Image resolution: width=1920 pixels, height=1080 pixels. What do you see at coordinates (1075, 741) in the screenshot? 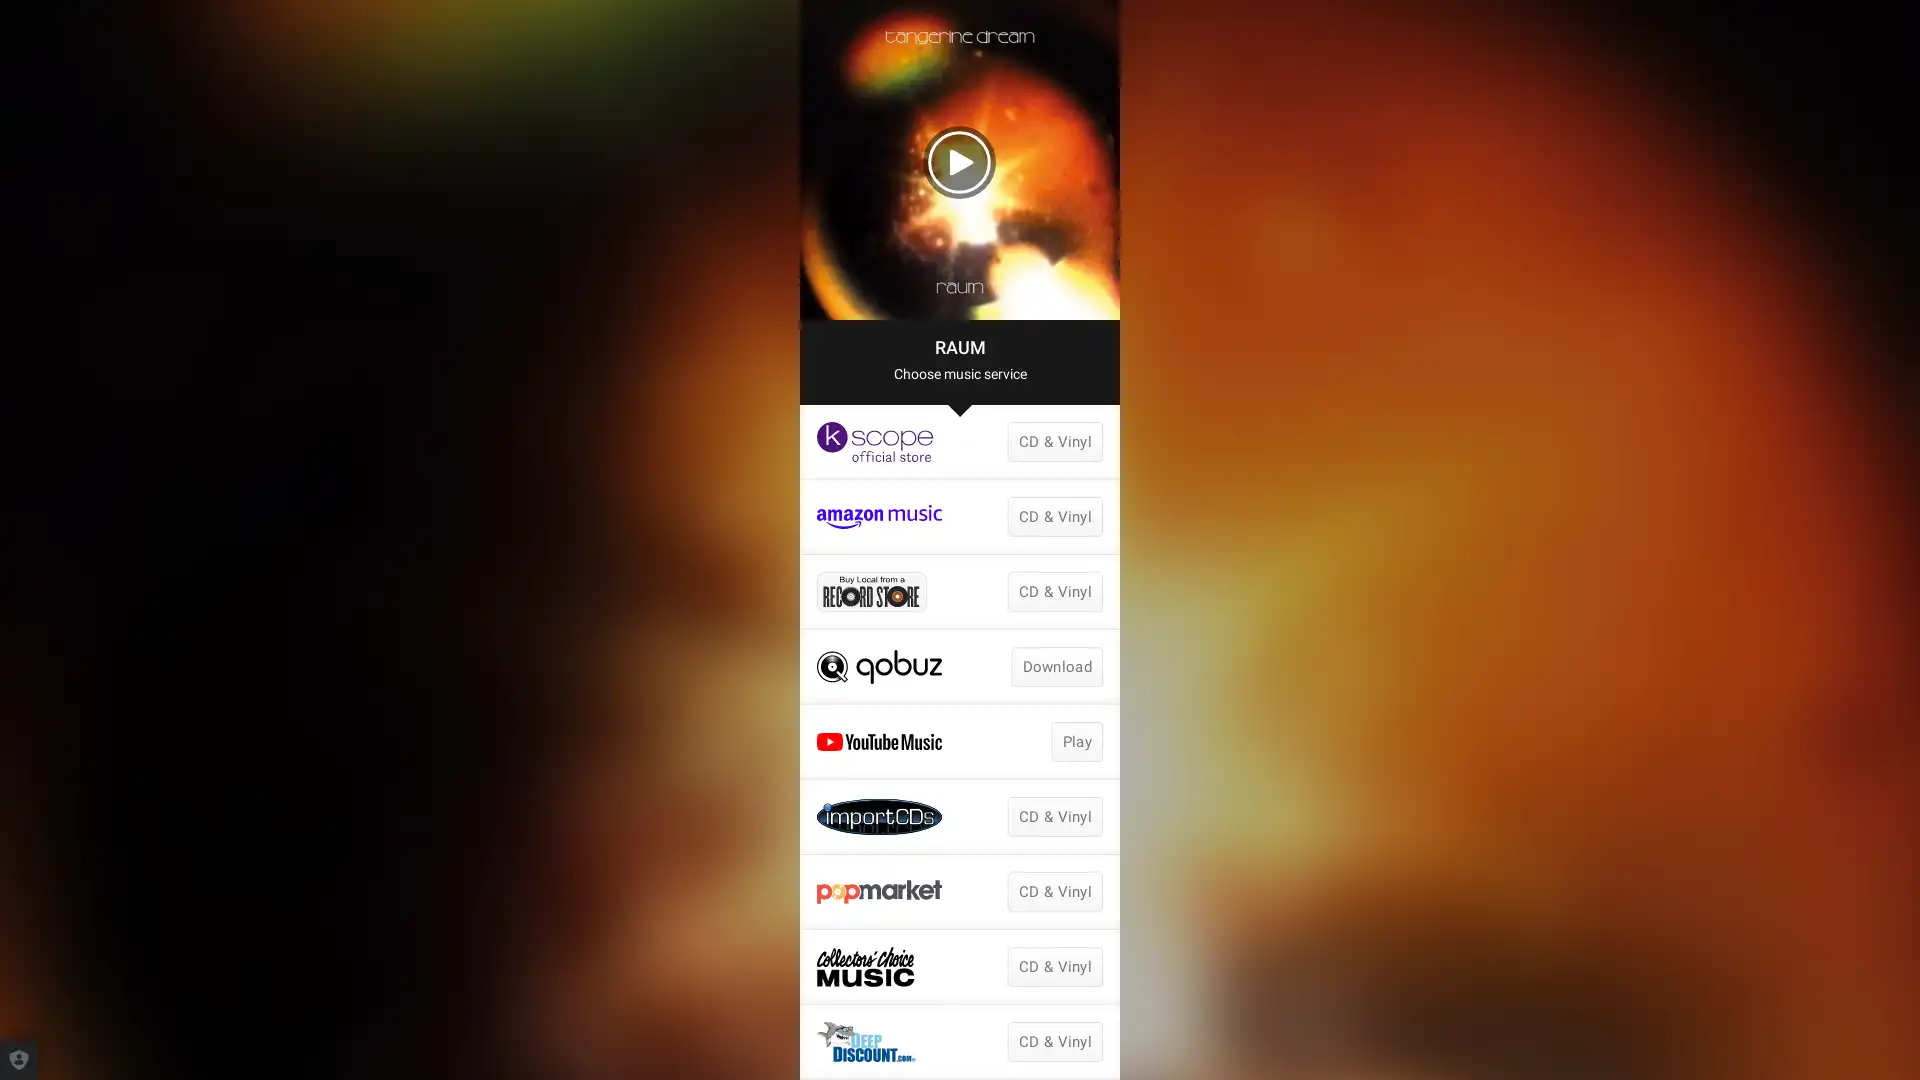
I see `Play` at bounding box center [1075, 741].